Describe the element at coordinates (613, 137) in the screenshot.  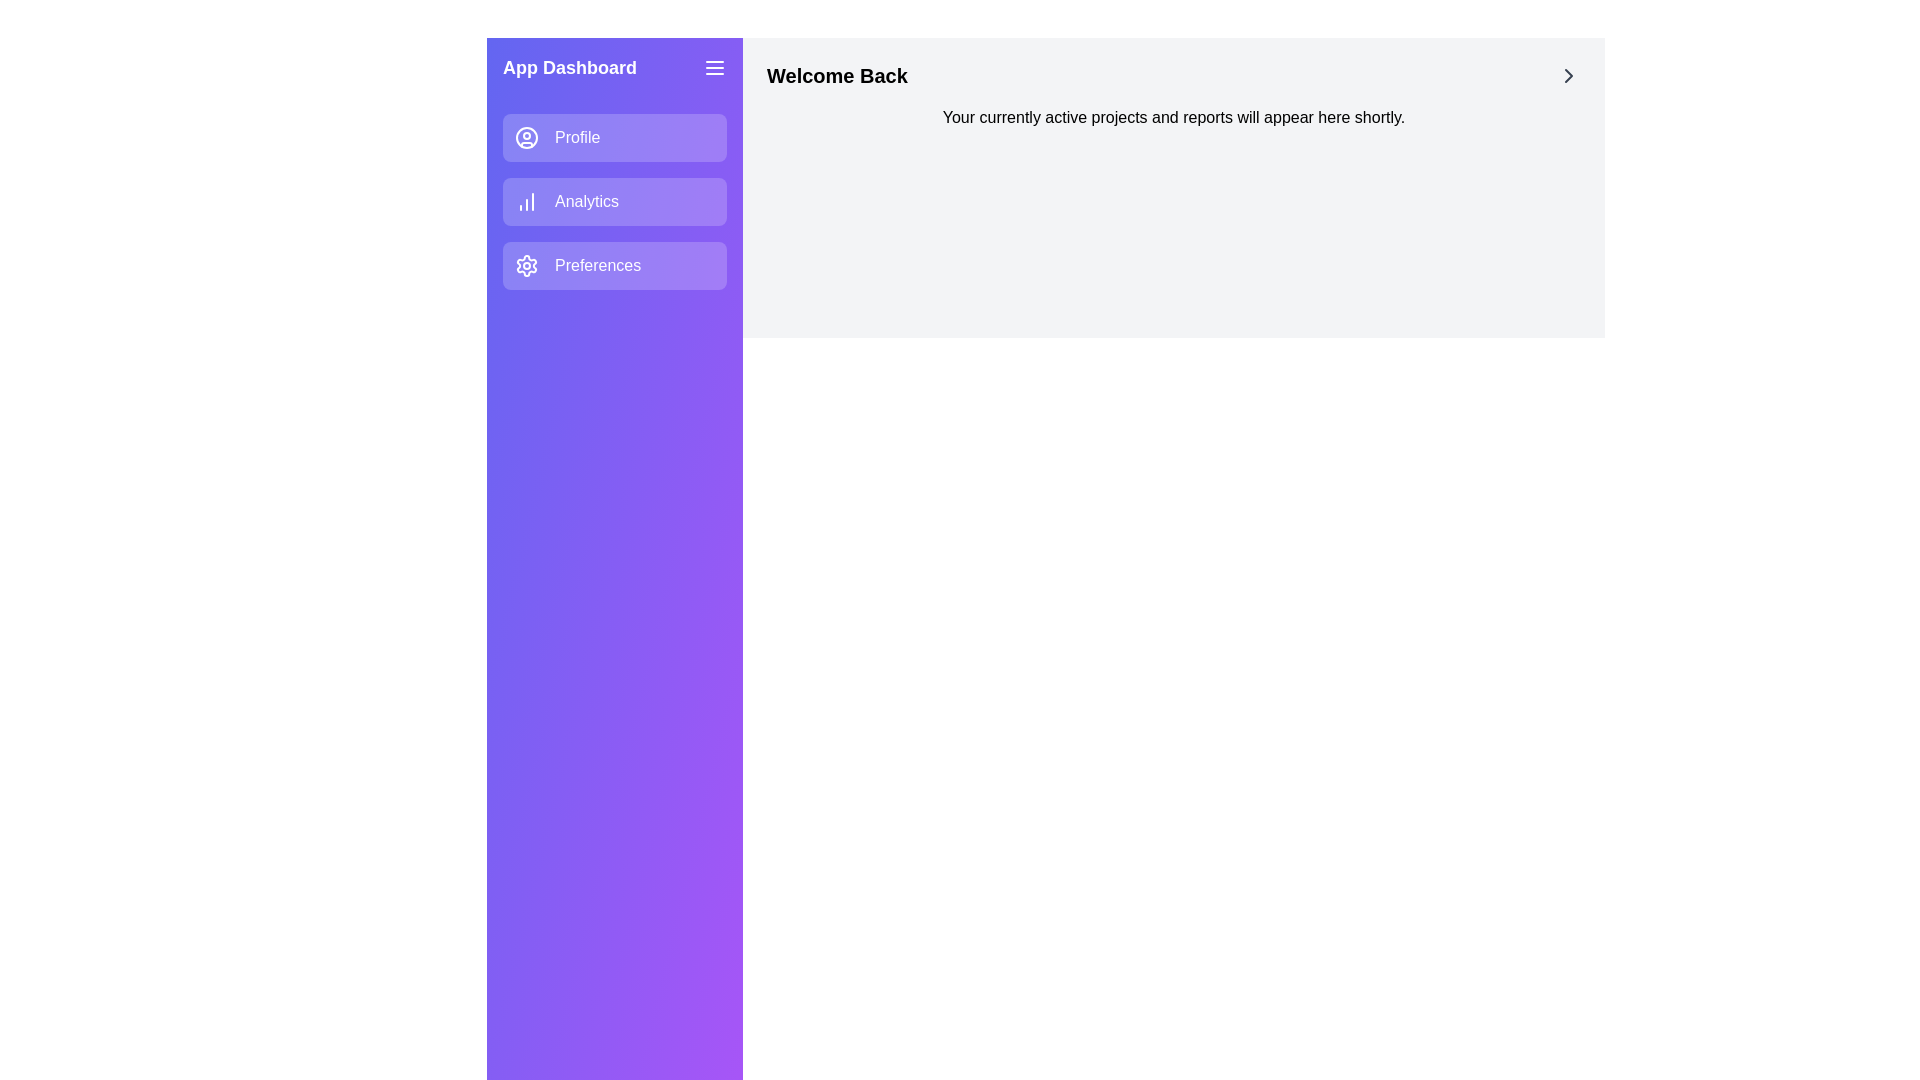
I see `the navigation item labeled Profile to navigate to its section` at that location.